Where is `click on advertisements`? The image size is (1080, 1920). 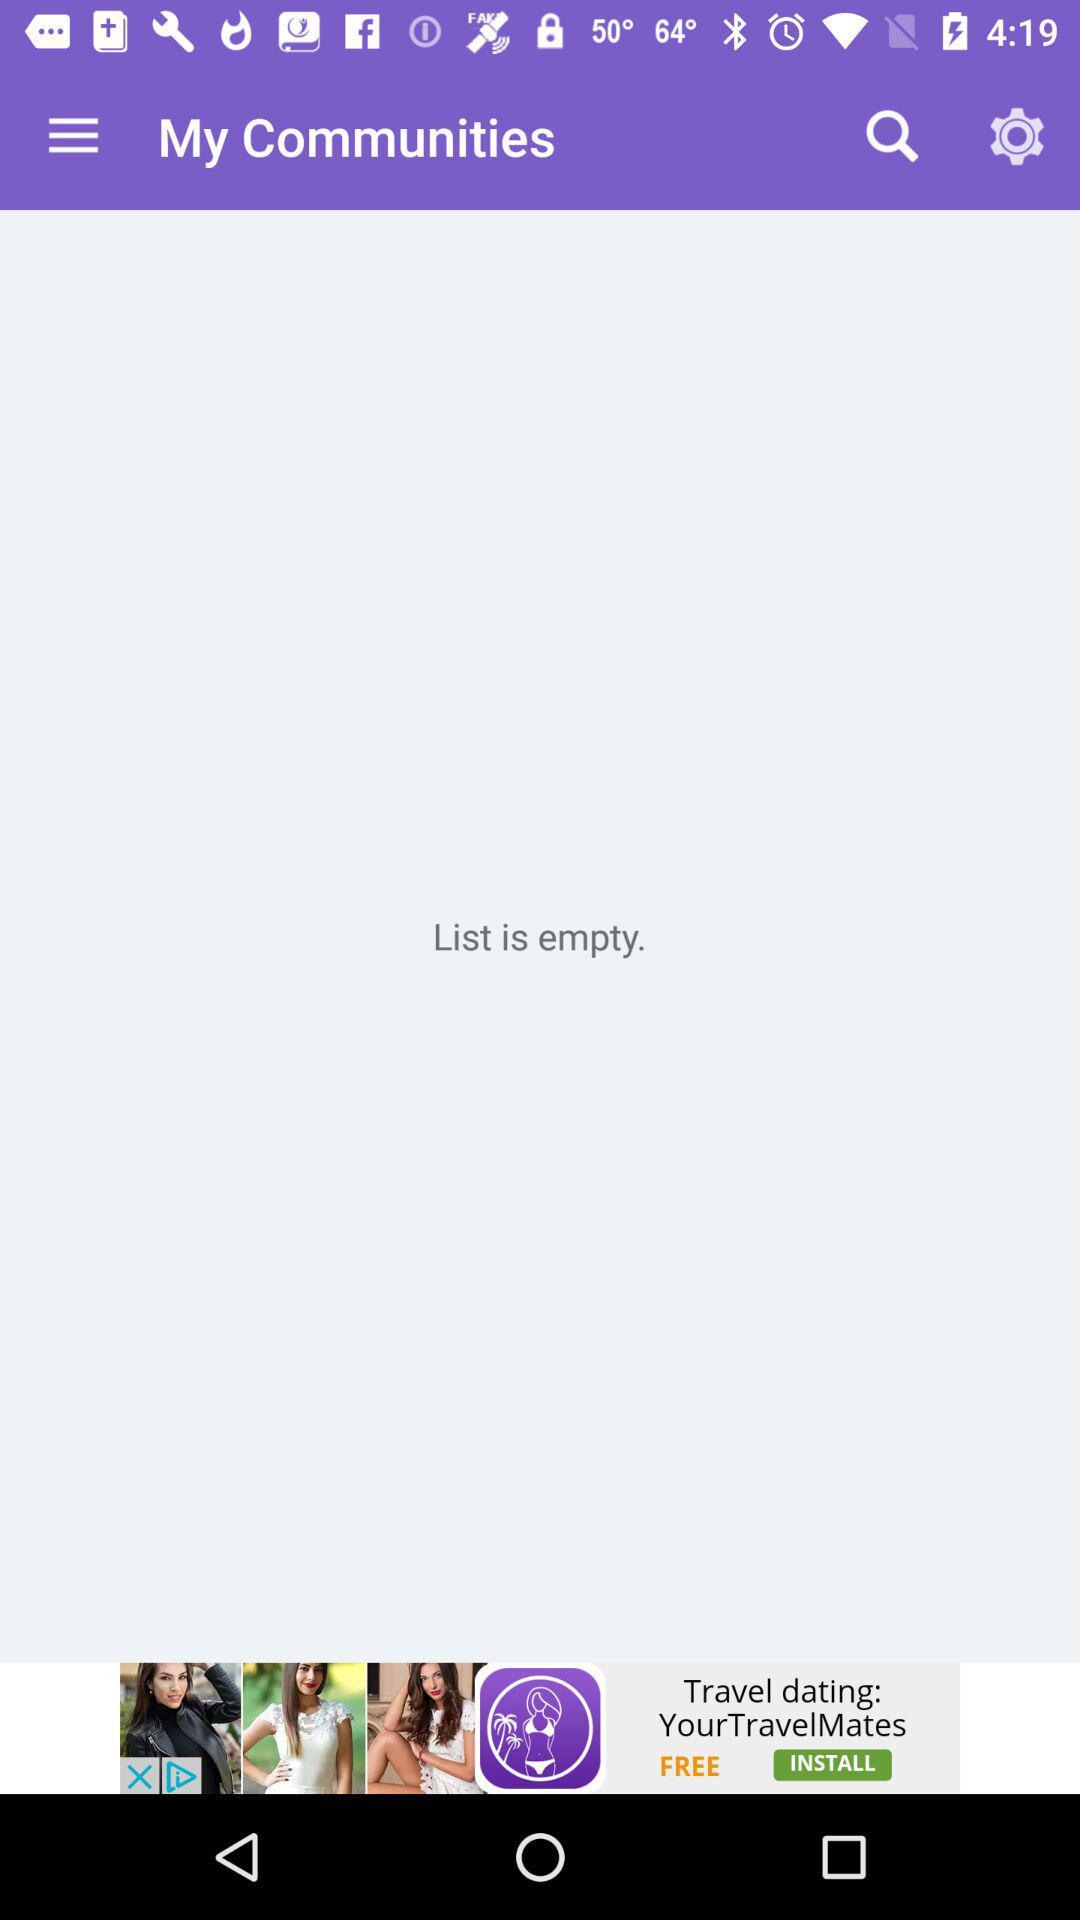 click on advertisements is located at coordinates (540, 1727).